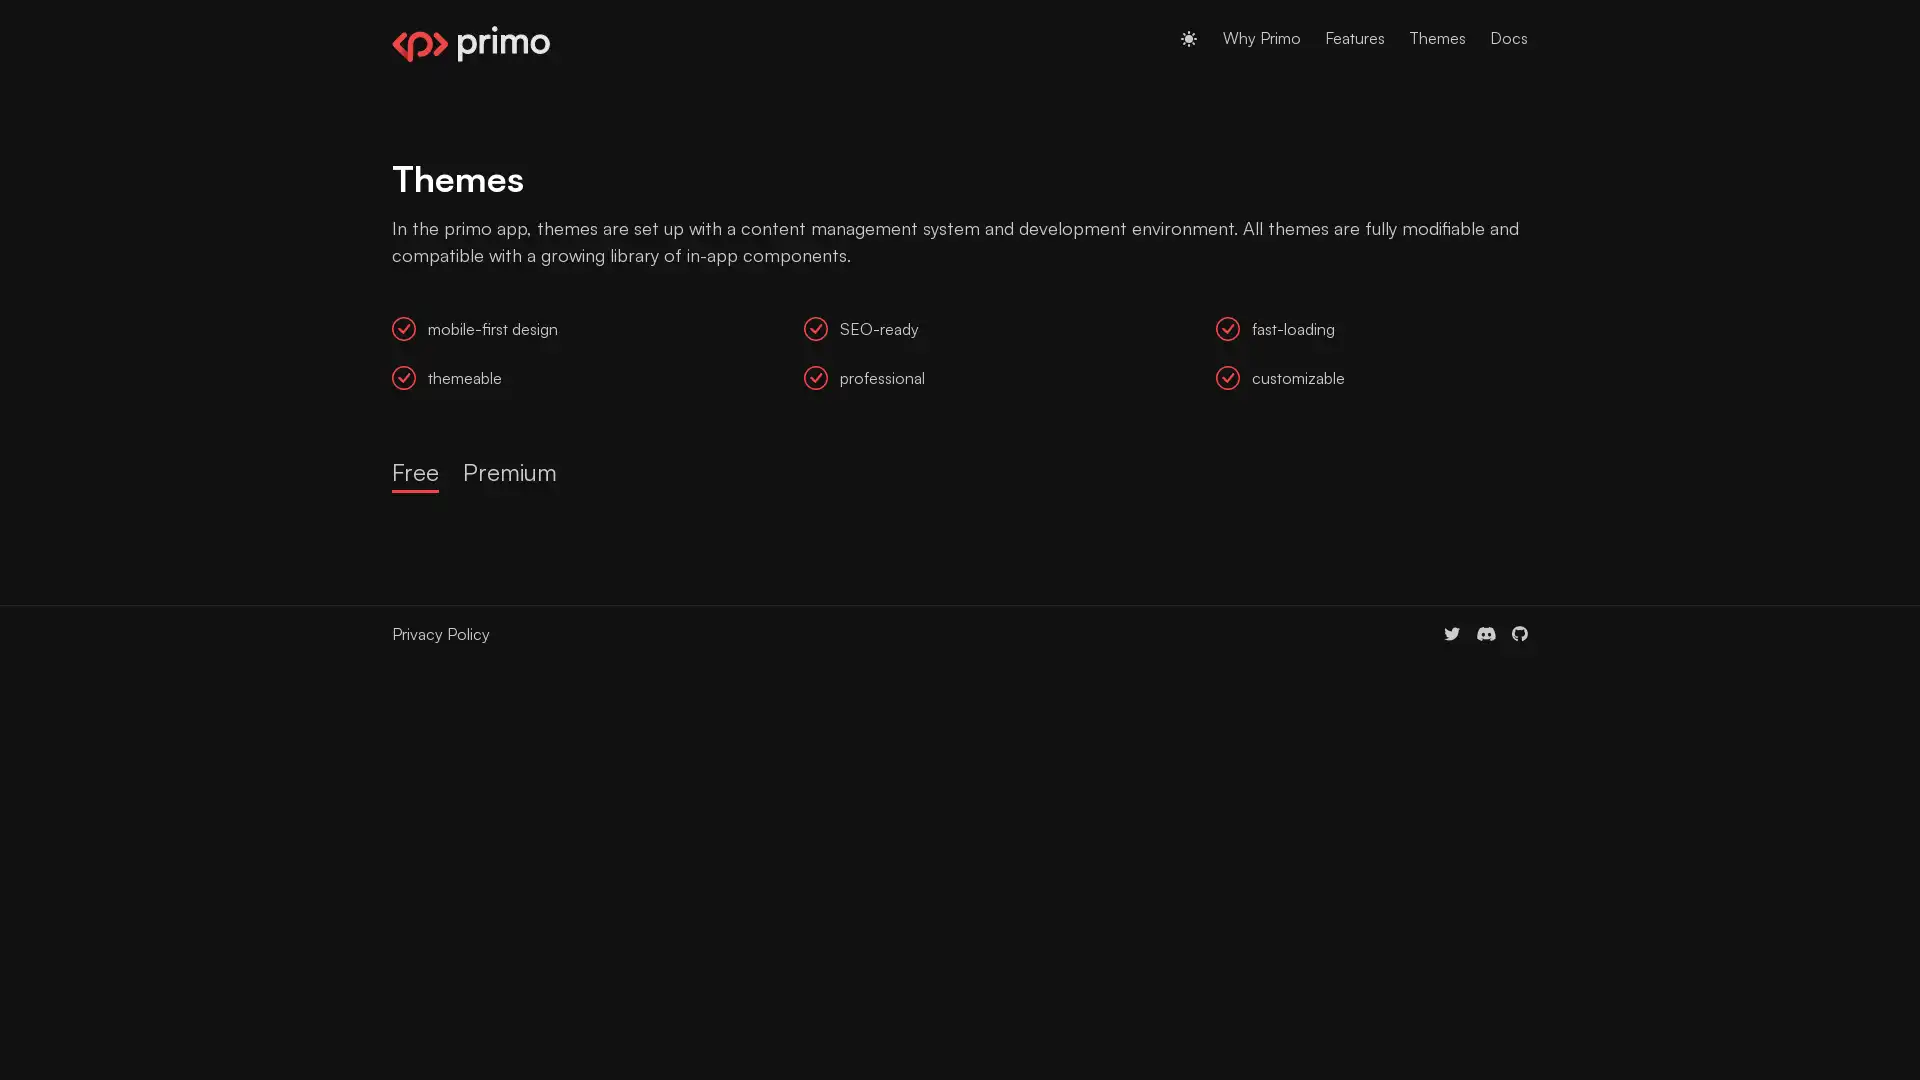  What do you see at coordinates (414, 473) in the screenshot?
I see `Free` at bounding box center [414, 473].